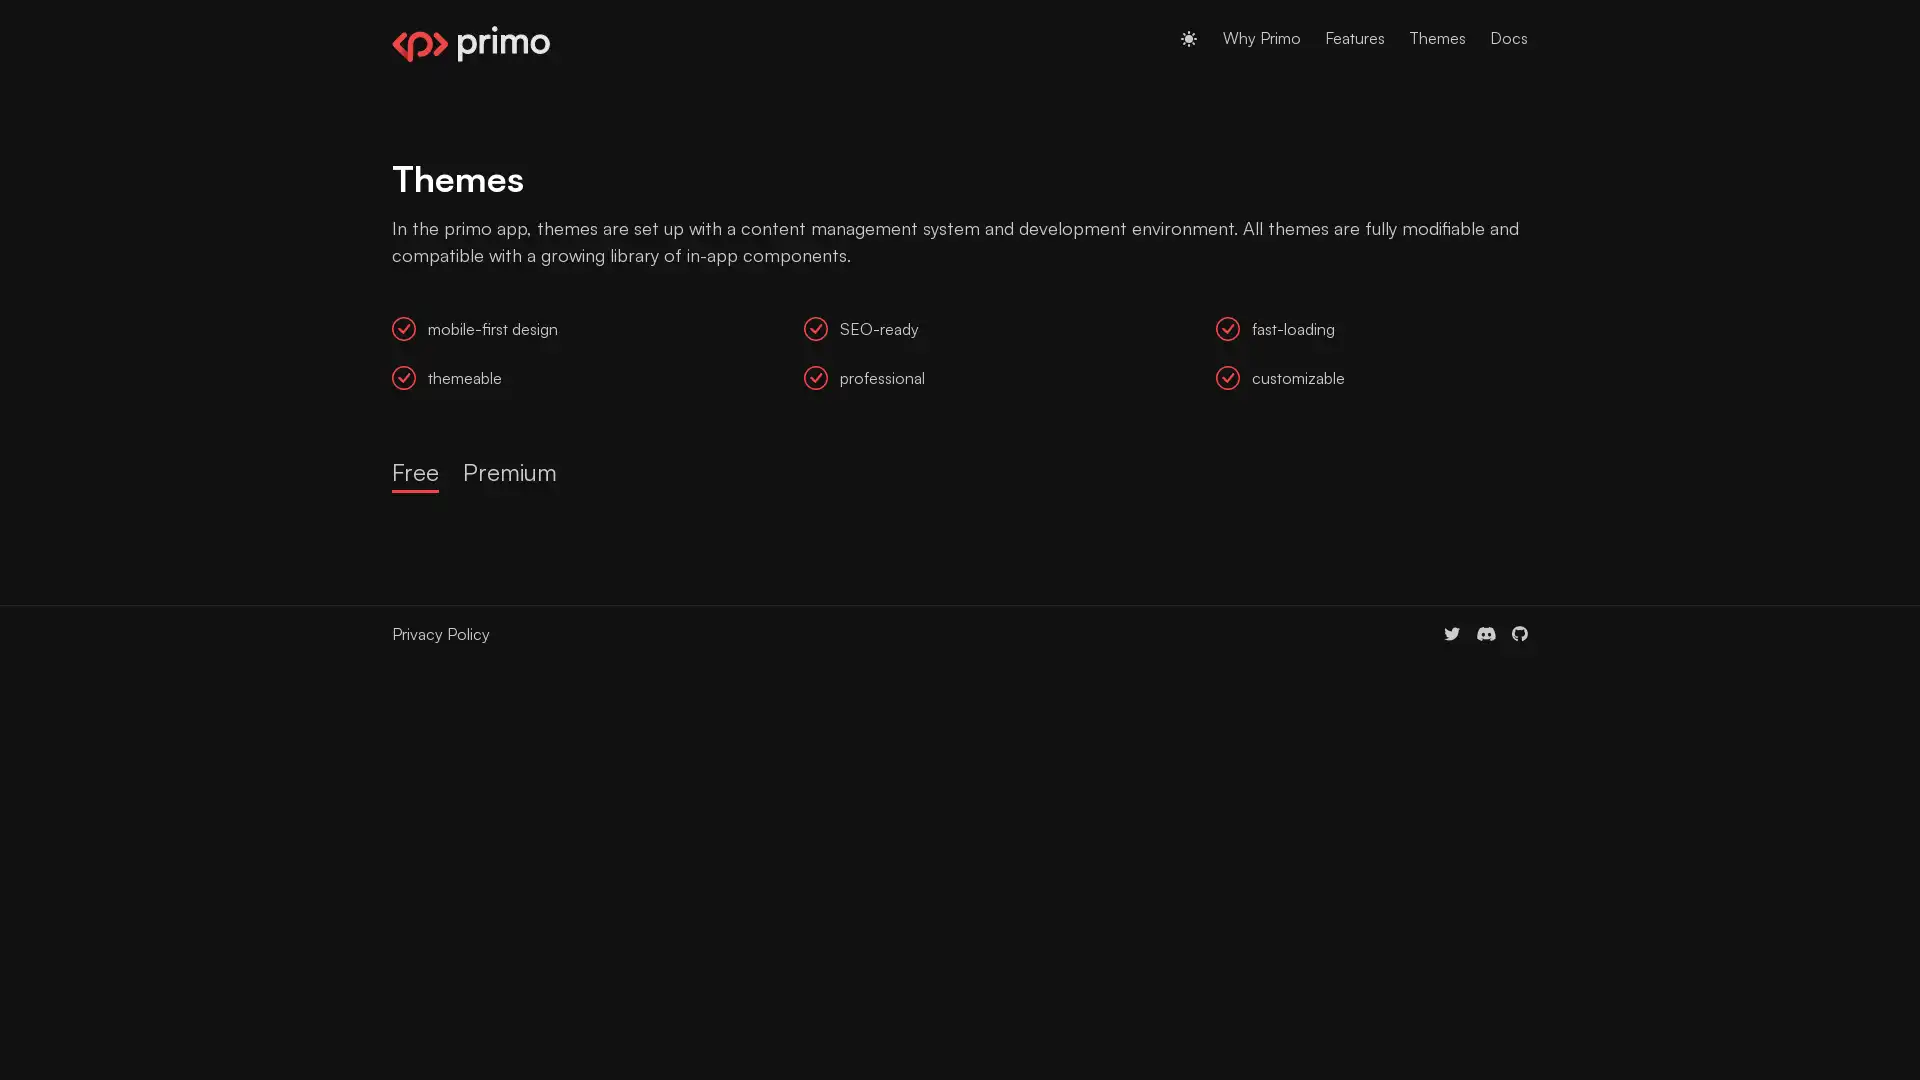  What do you see at coordinates (414, 473) in the screenshot?
I see `Free` at bounding box center [414, 473].